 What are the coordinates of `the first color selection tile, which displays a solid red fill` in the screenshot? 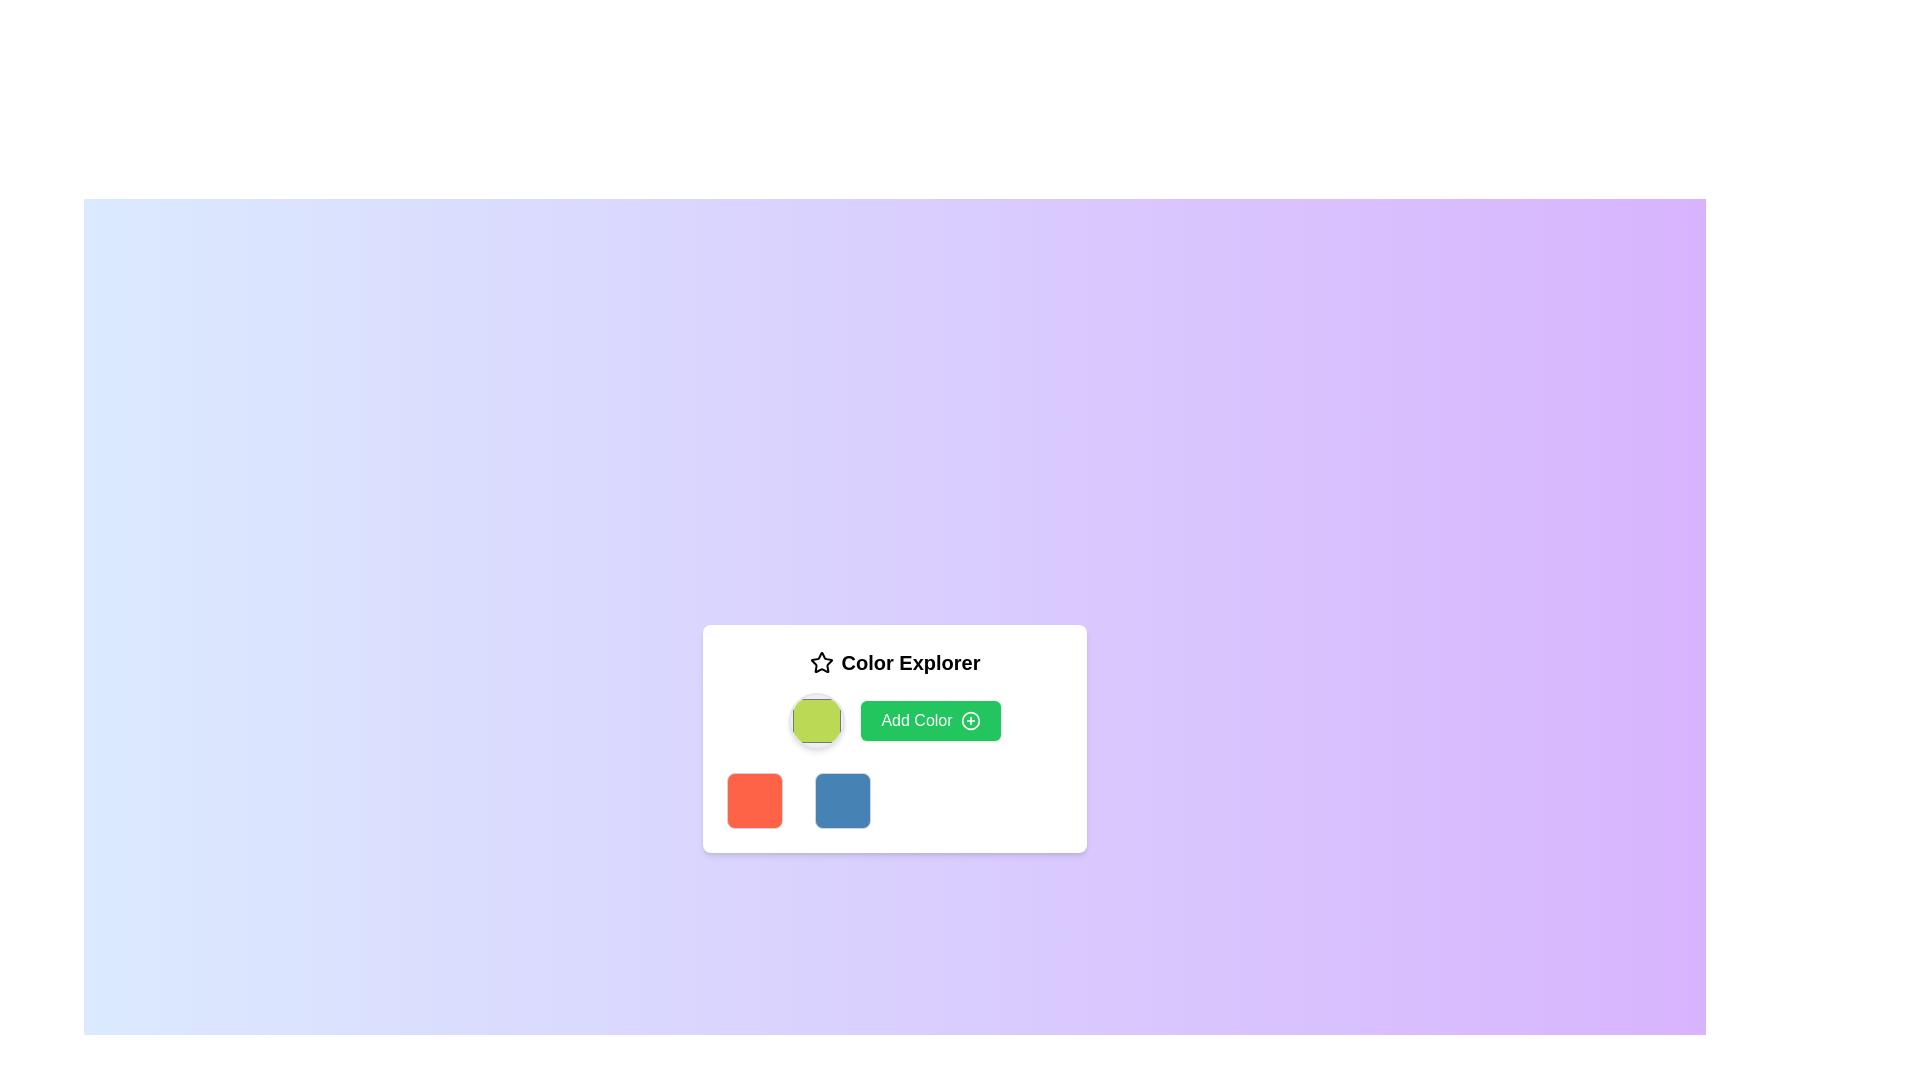 It's located at (753, 800).